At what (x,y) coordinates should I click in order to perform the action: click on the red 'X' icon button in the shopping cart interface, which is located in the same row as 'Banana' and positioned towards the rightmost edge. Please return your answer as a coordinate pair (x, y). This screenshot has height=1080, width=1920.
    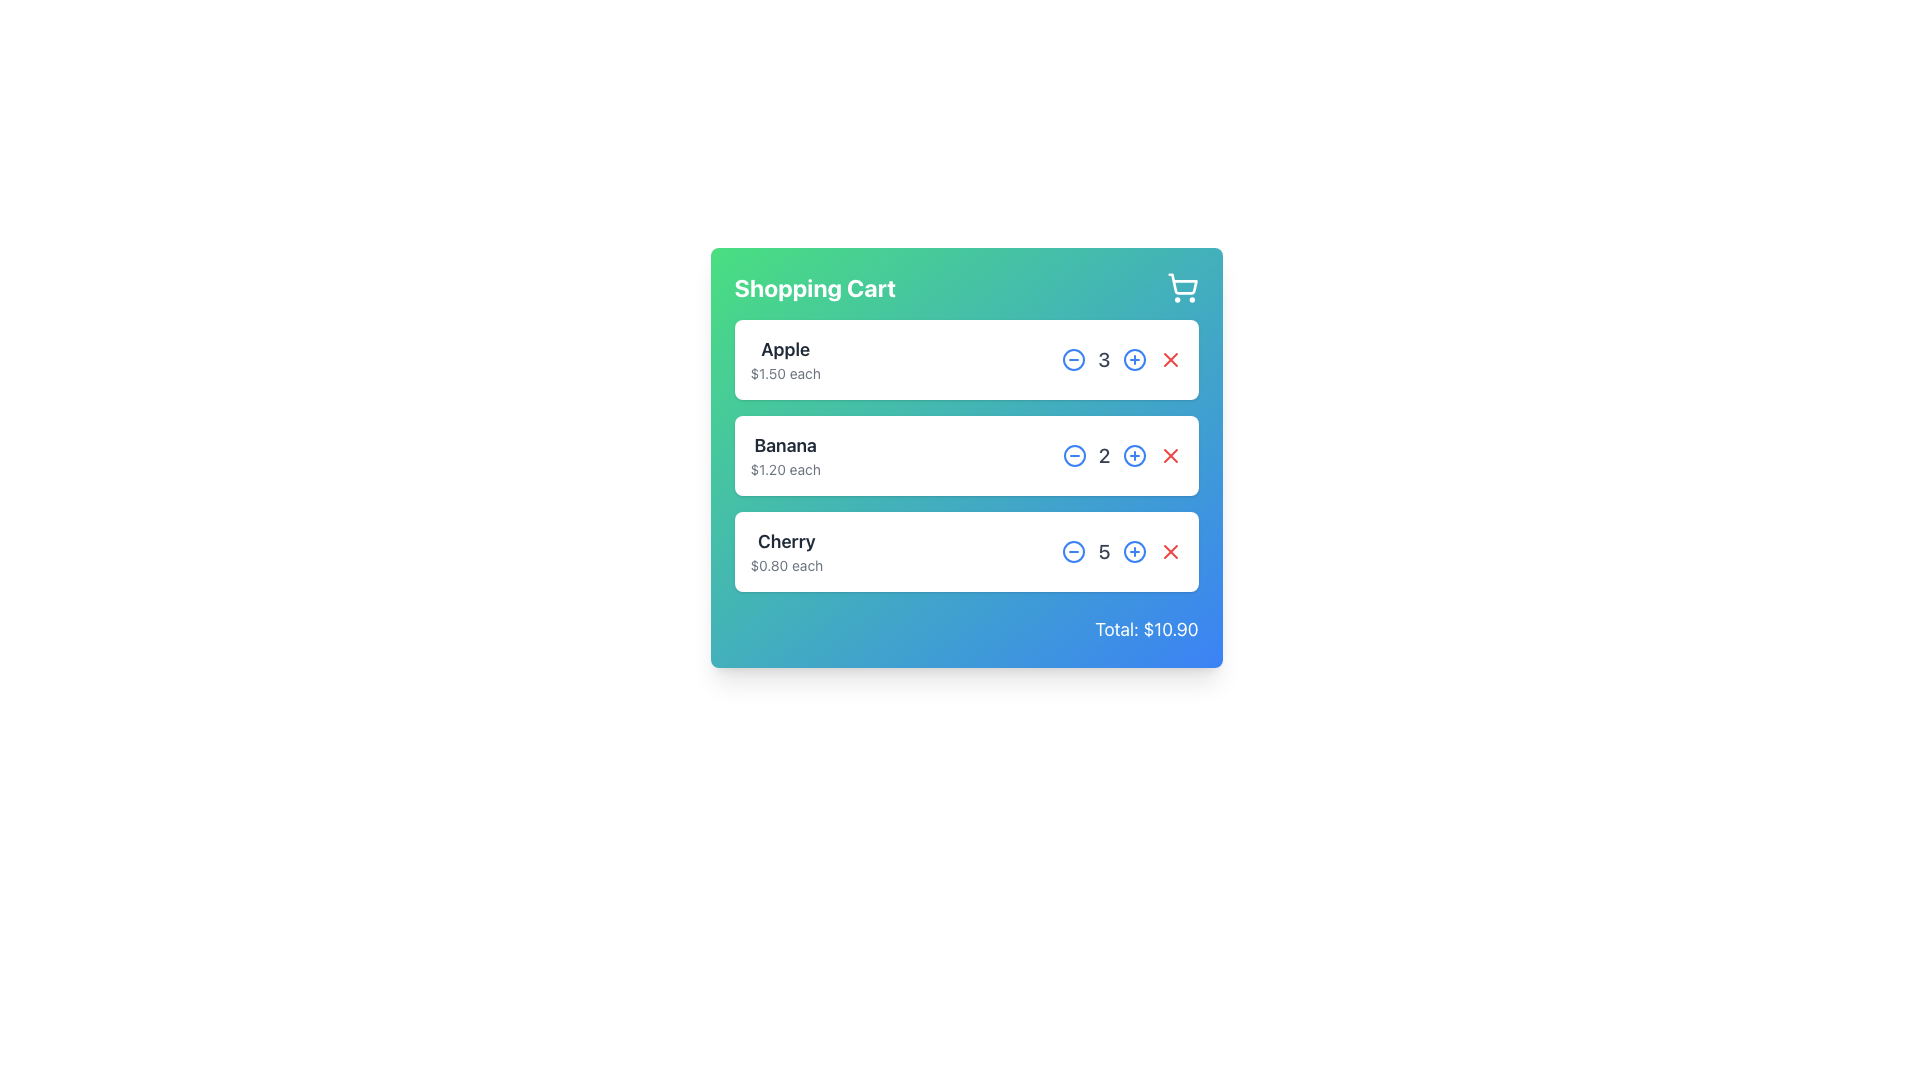
    Looking at the image, I should click on (1170, 455).